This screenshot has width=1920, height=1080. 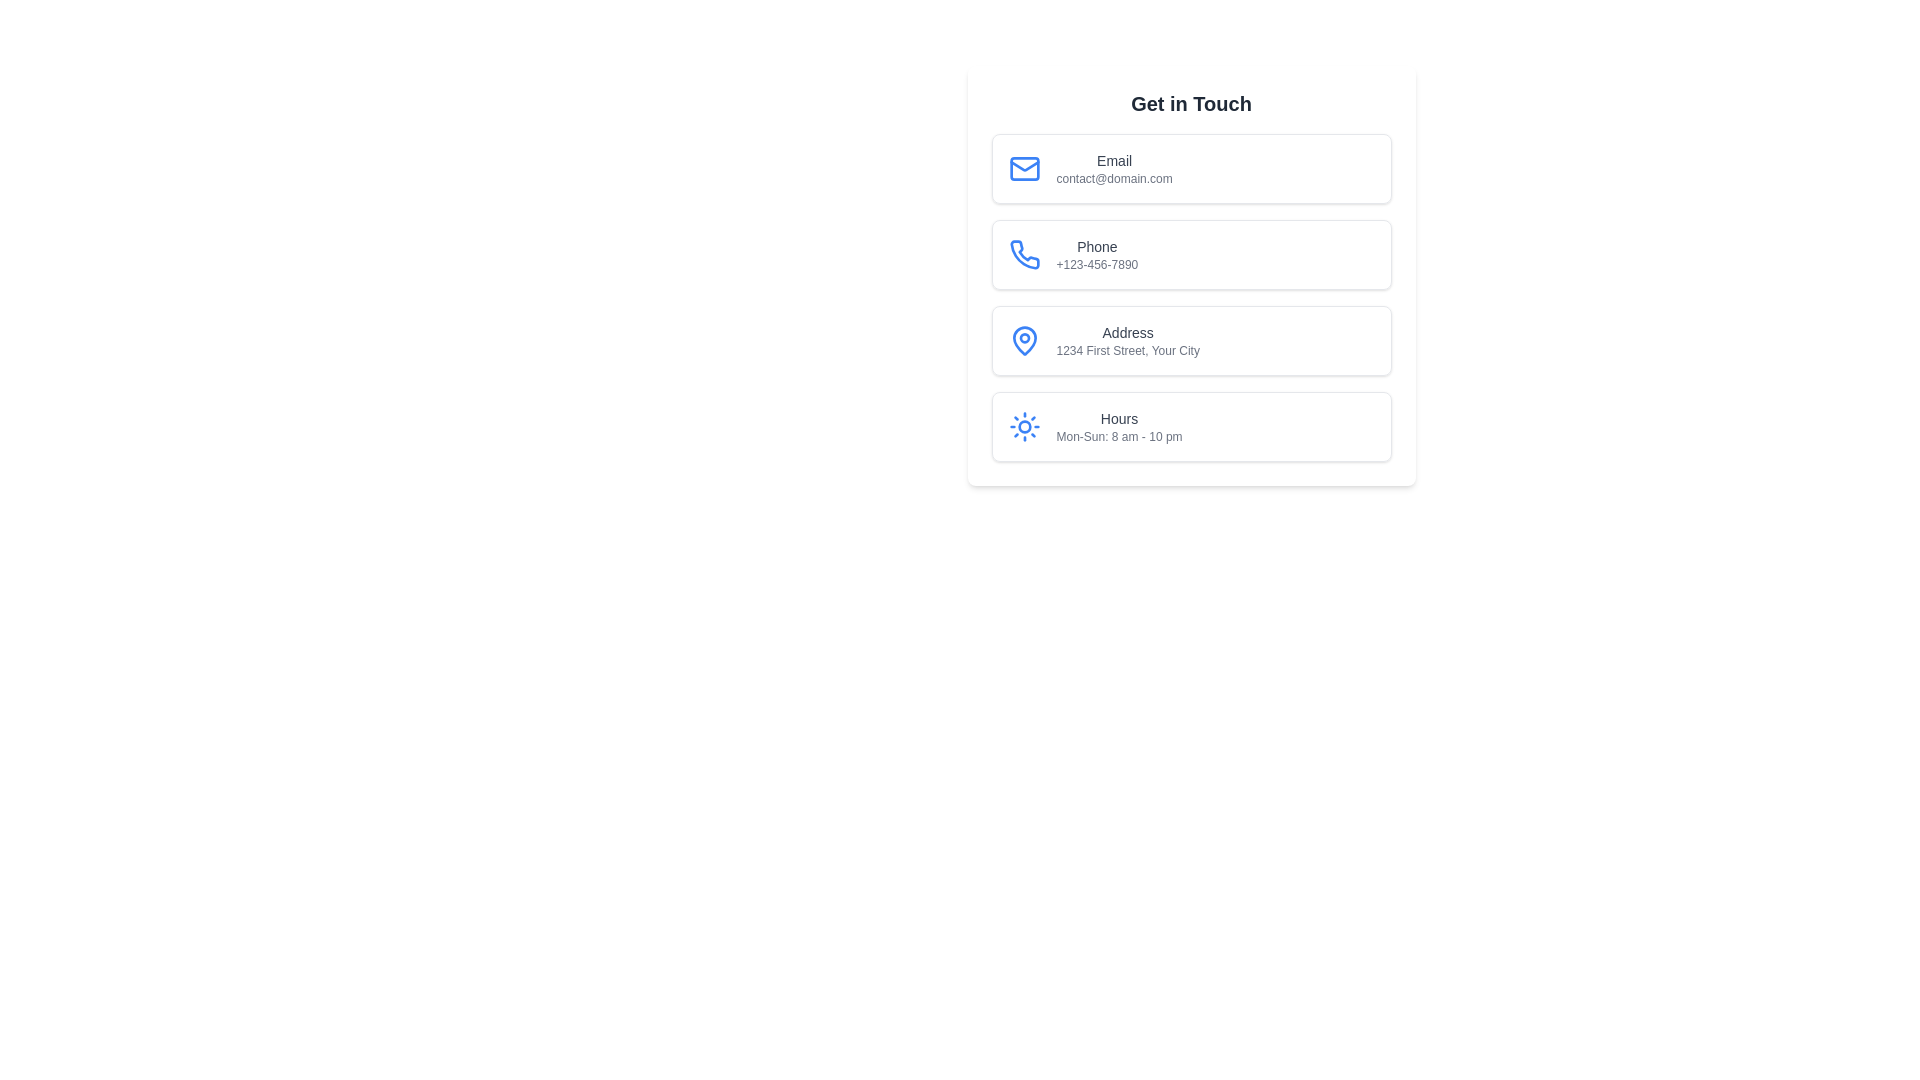 I want to click on the text label displaying '1234 First Street, Your City', which is located in the 'Get in Touch' section beneath the 'Address' label, so click(x=1128, y=350).